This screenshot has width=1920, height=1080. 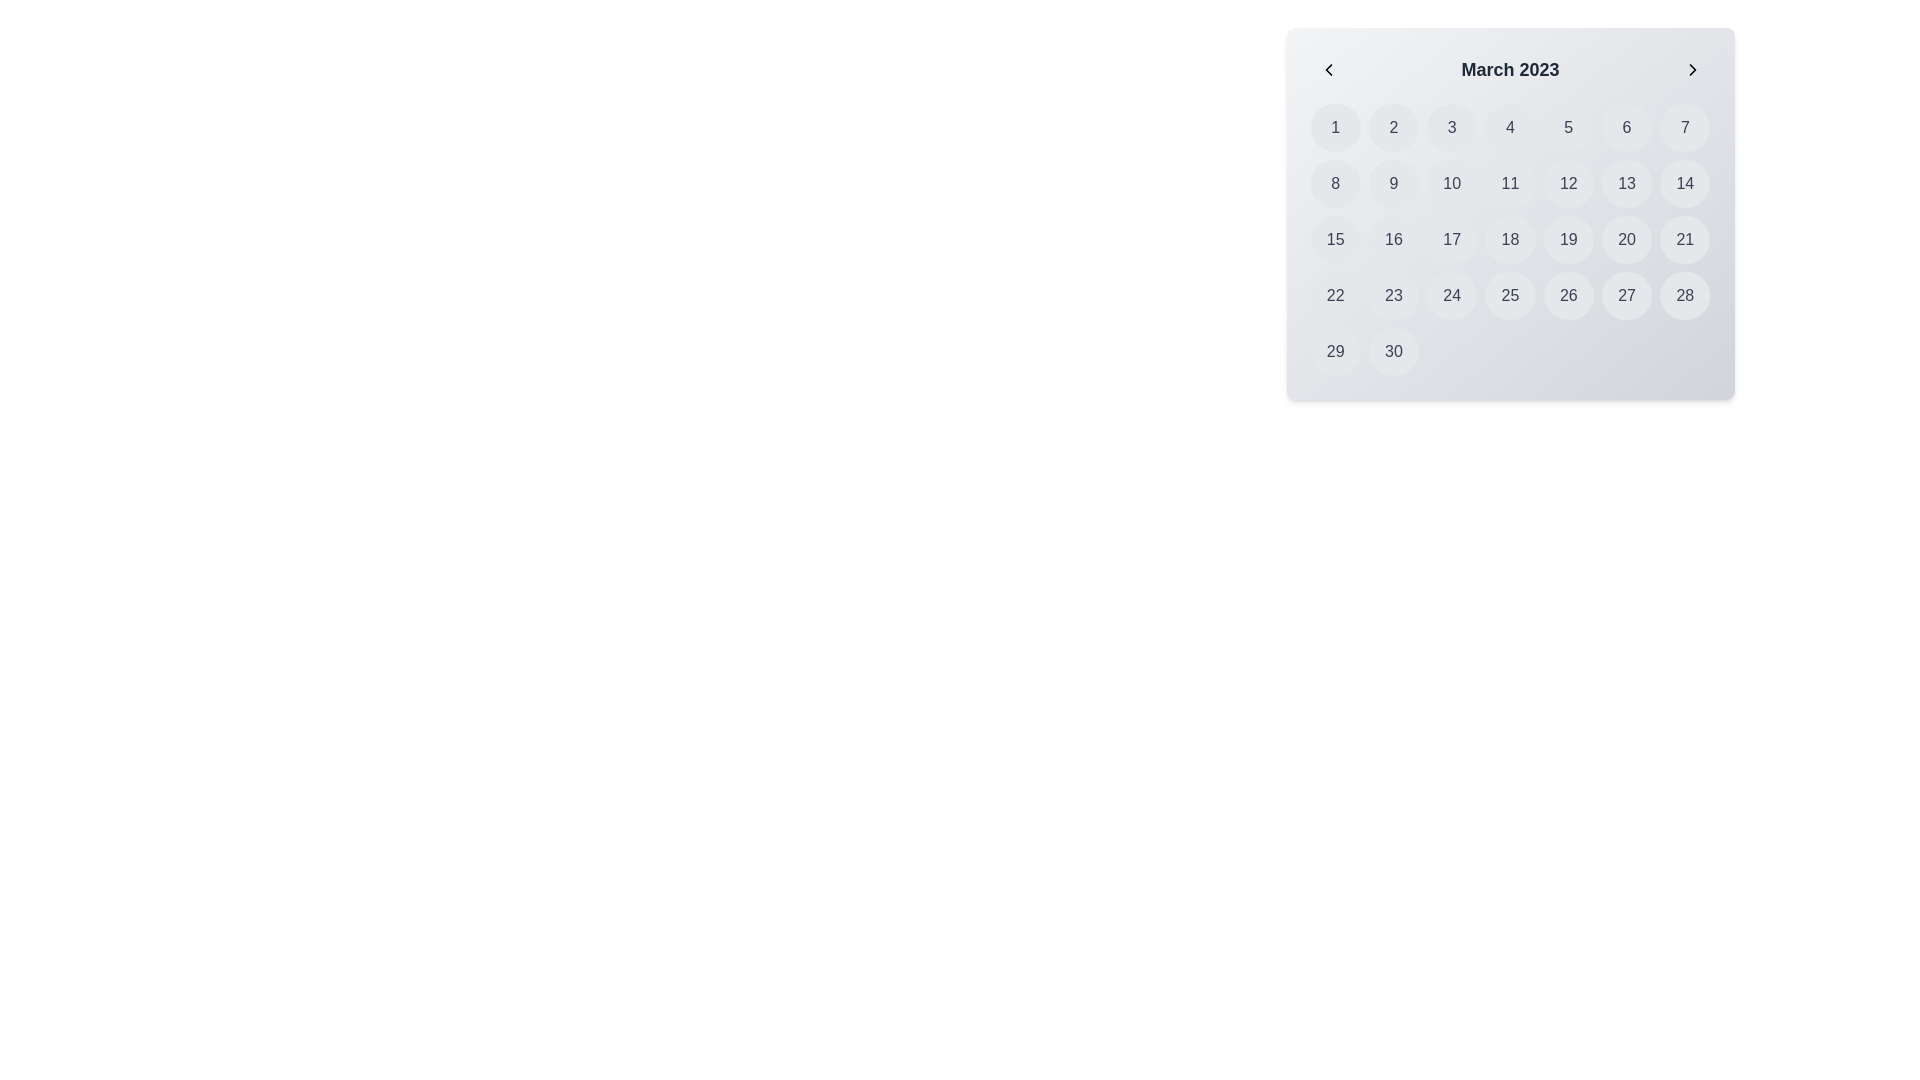 I want to click on the selectable date button labeled '16' in the calendar interface, so click(x=1392, y=238).